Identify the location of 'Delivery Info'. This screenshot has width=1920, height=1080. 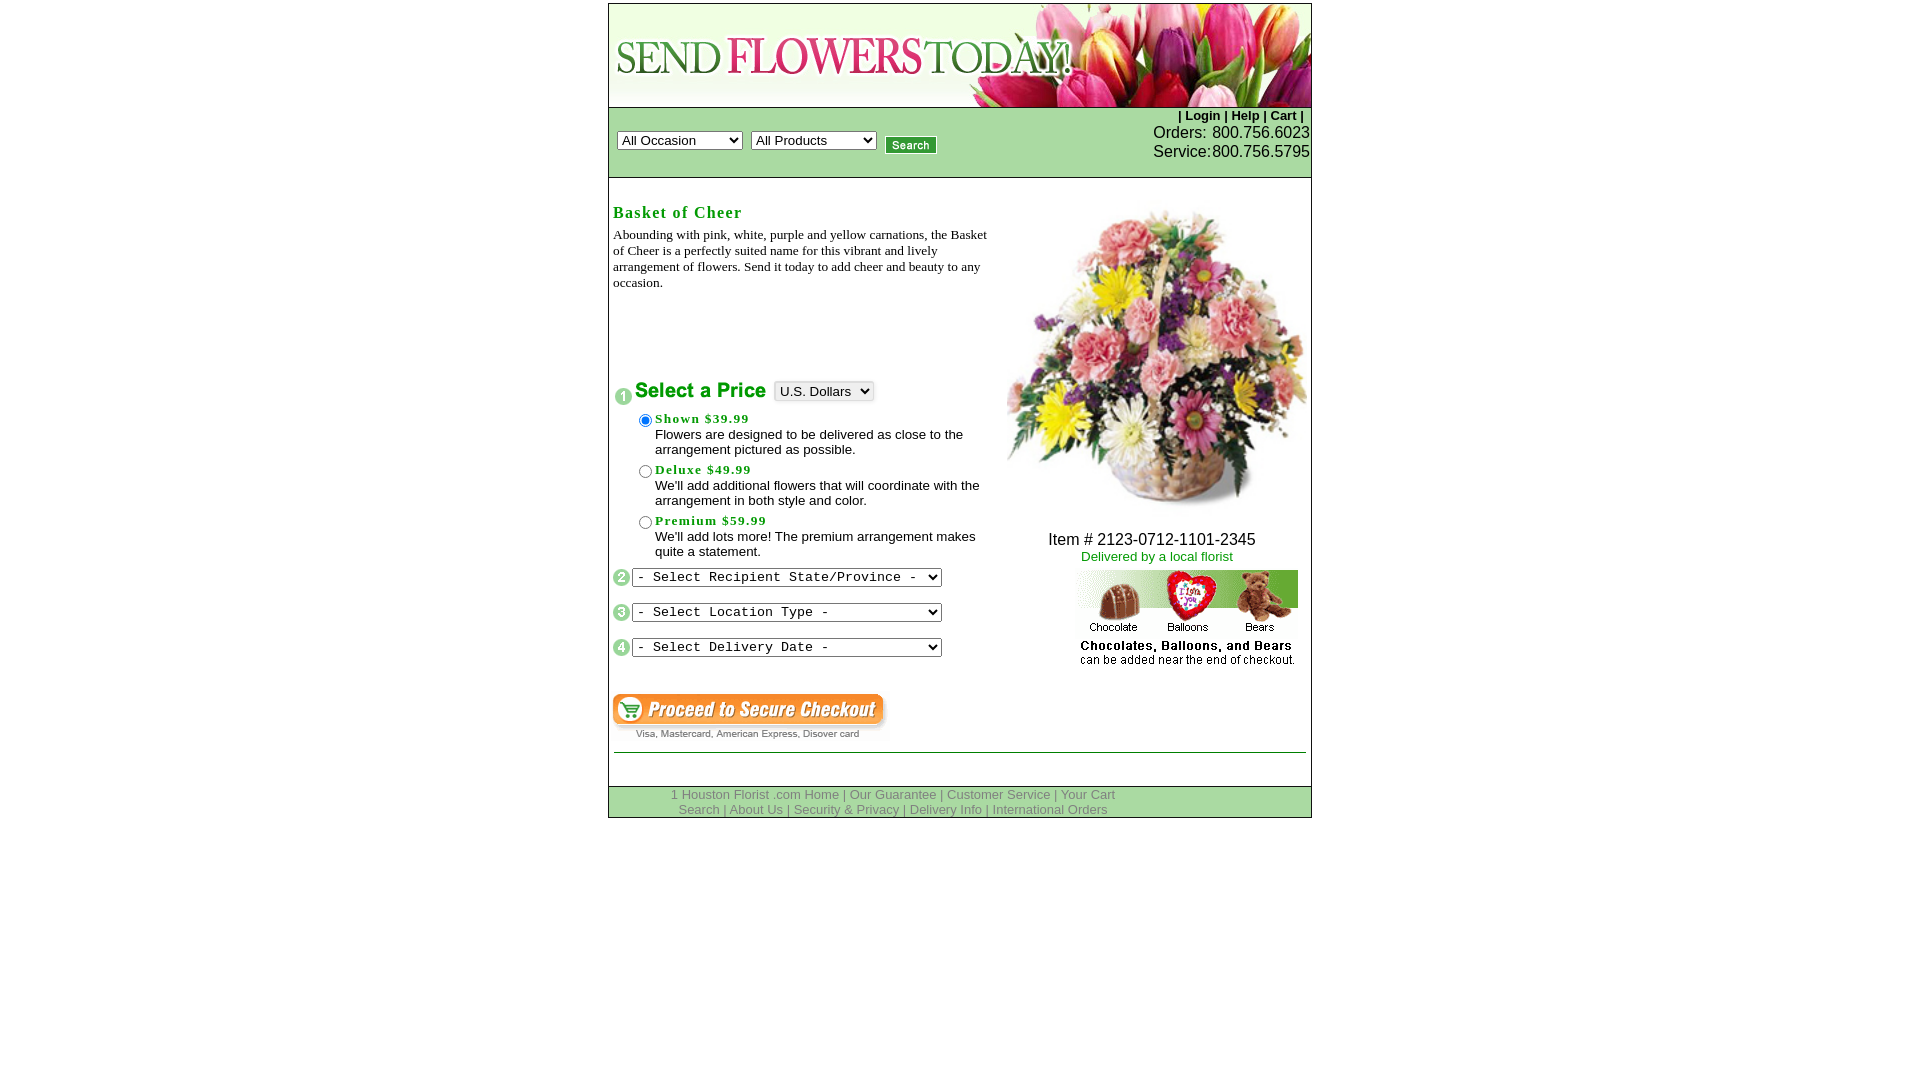
(909, 808).